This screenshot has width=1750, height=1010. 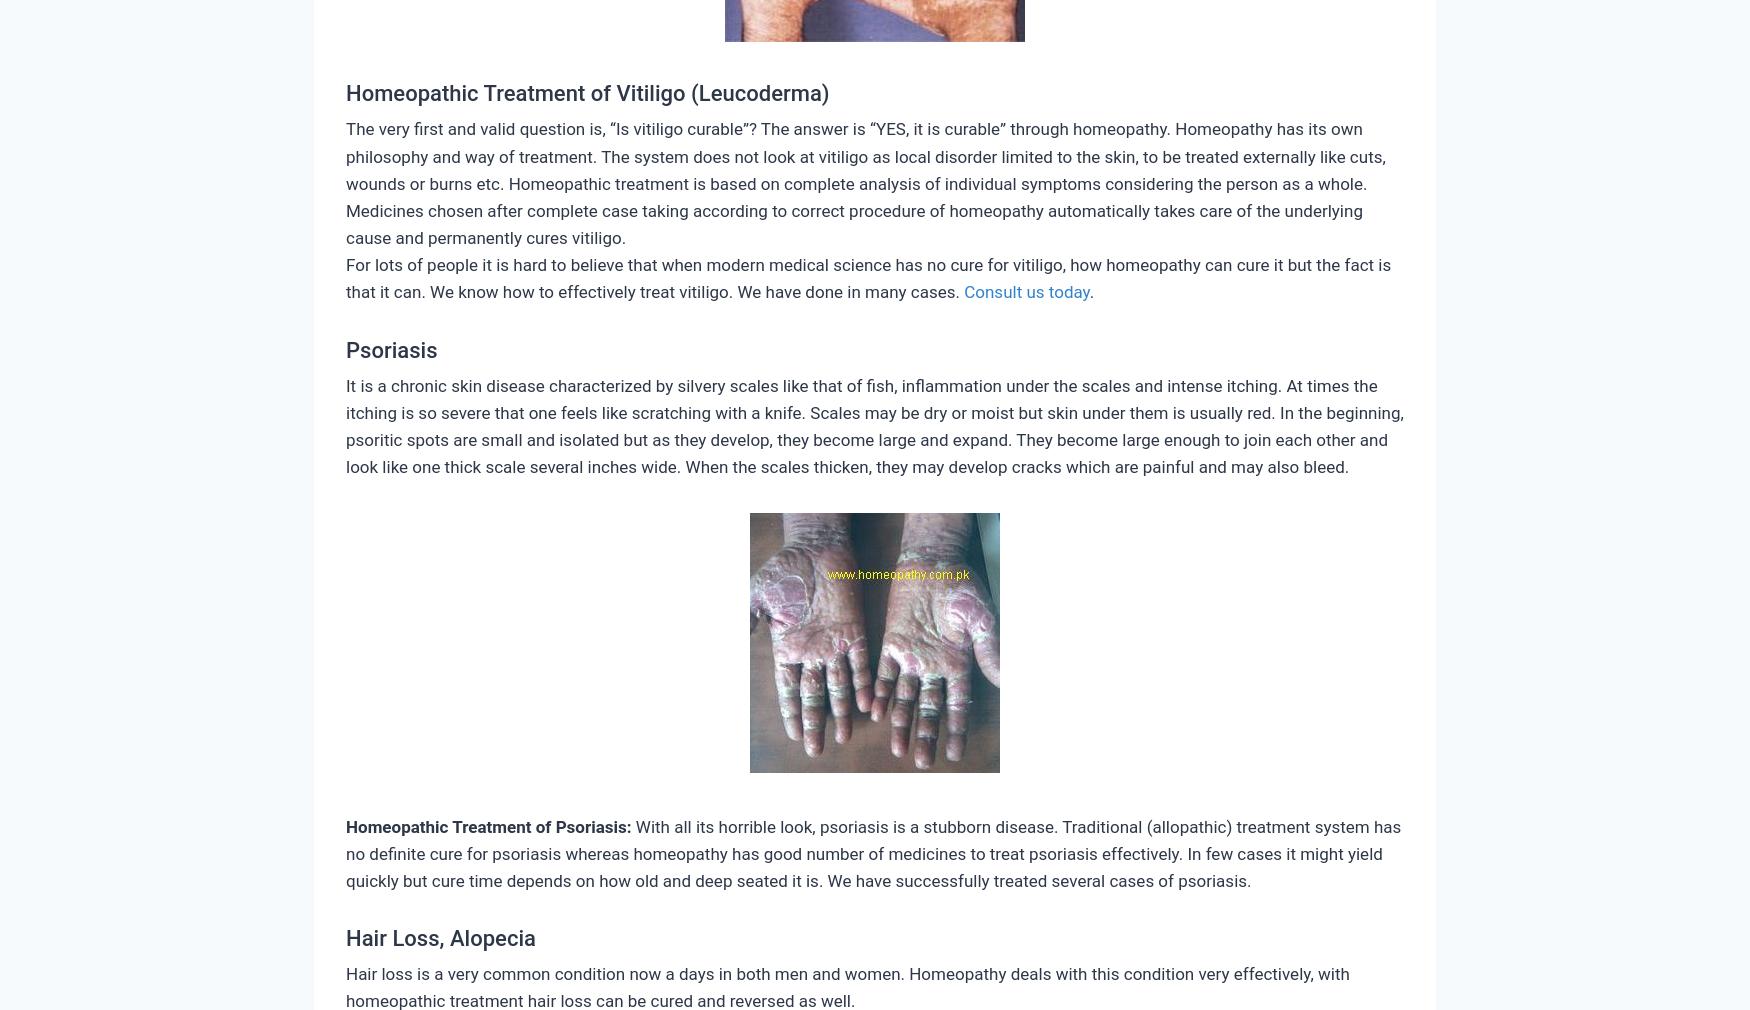 What do you see at coordinates (345, 938) in the screenshot?
I see `'Hair Loss, Alopecia'` at bounding box center [345, 938].